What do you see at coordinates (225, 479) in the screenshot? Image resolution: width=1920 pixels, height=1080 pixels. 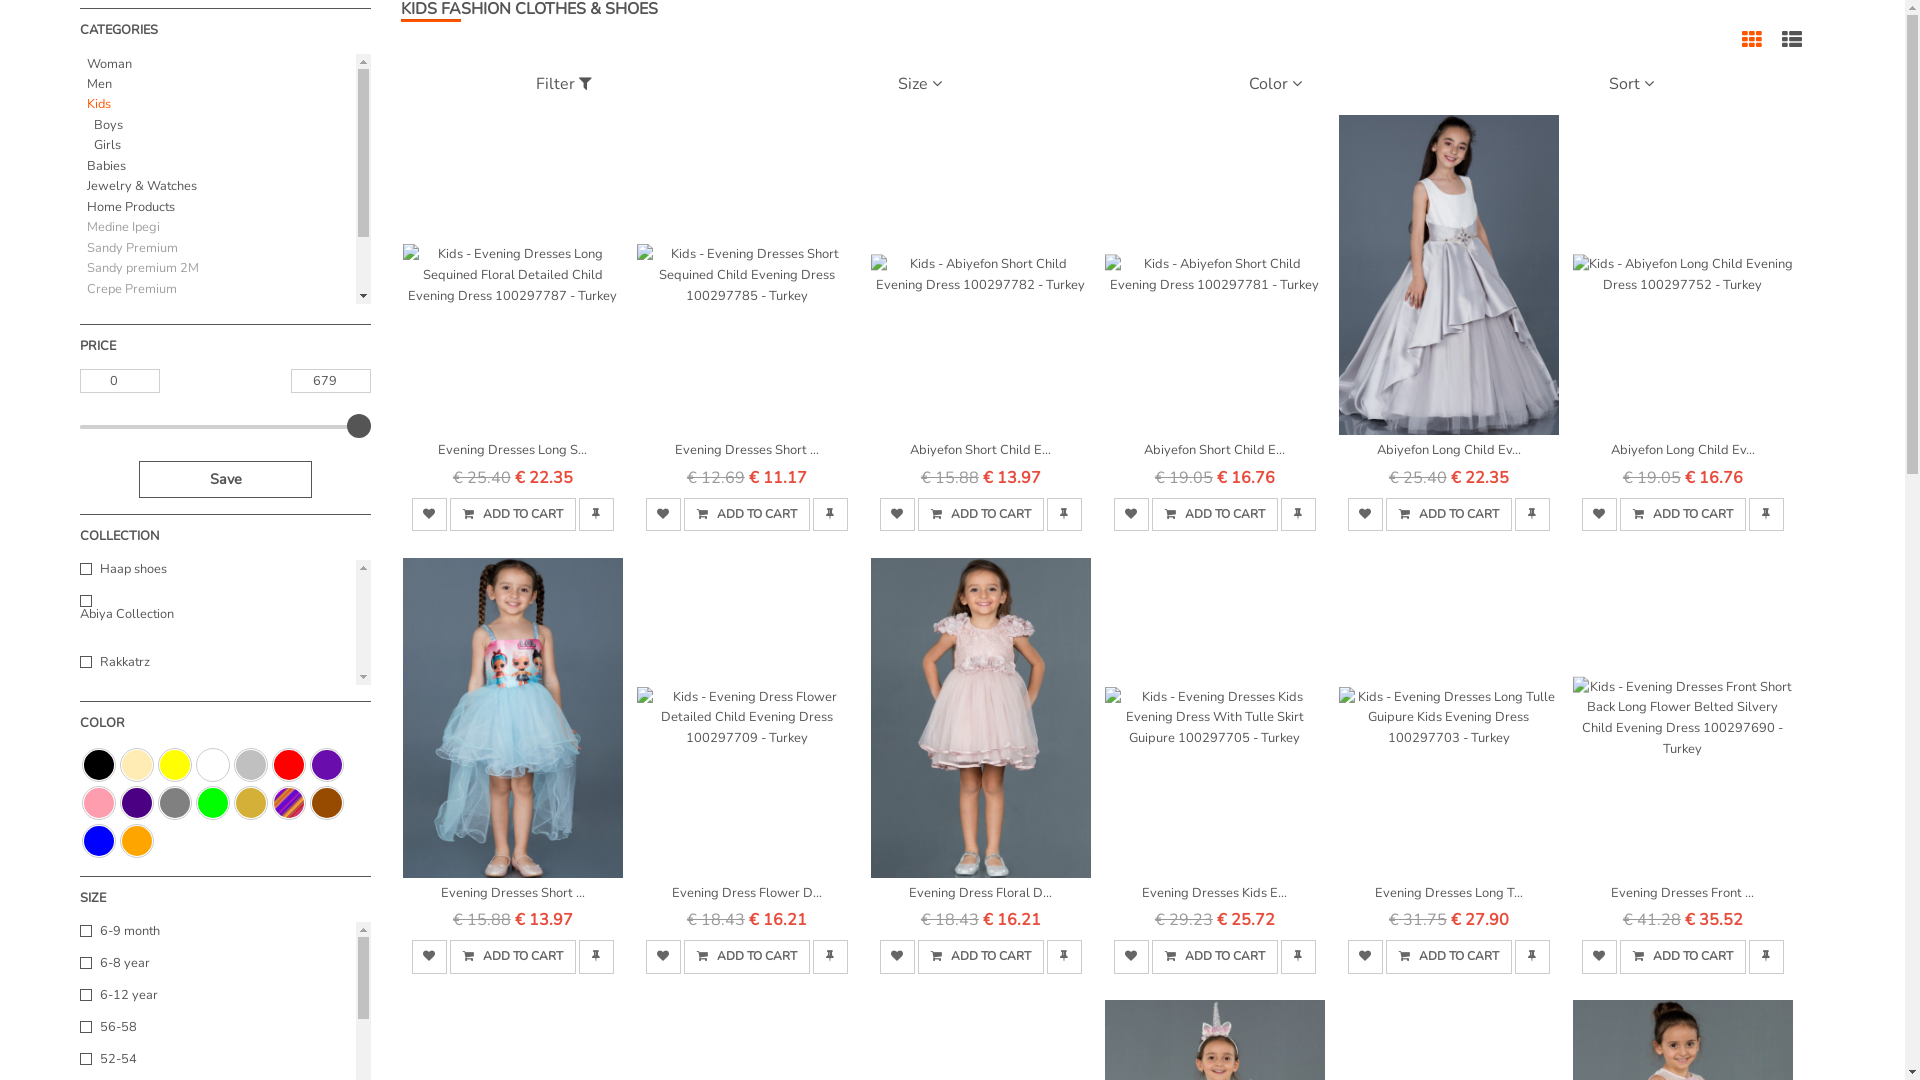 I see `'Save'` at bounding box center [225, 479].